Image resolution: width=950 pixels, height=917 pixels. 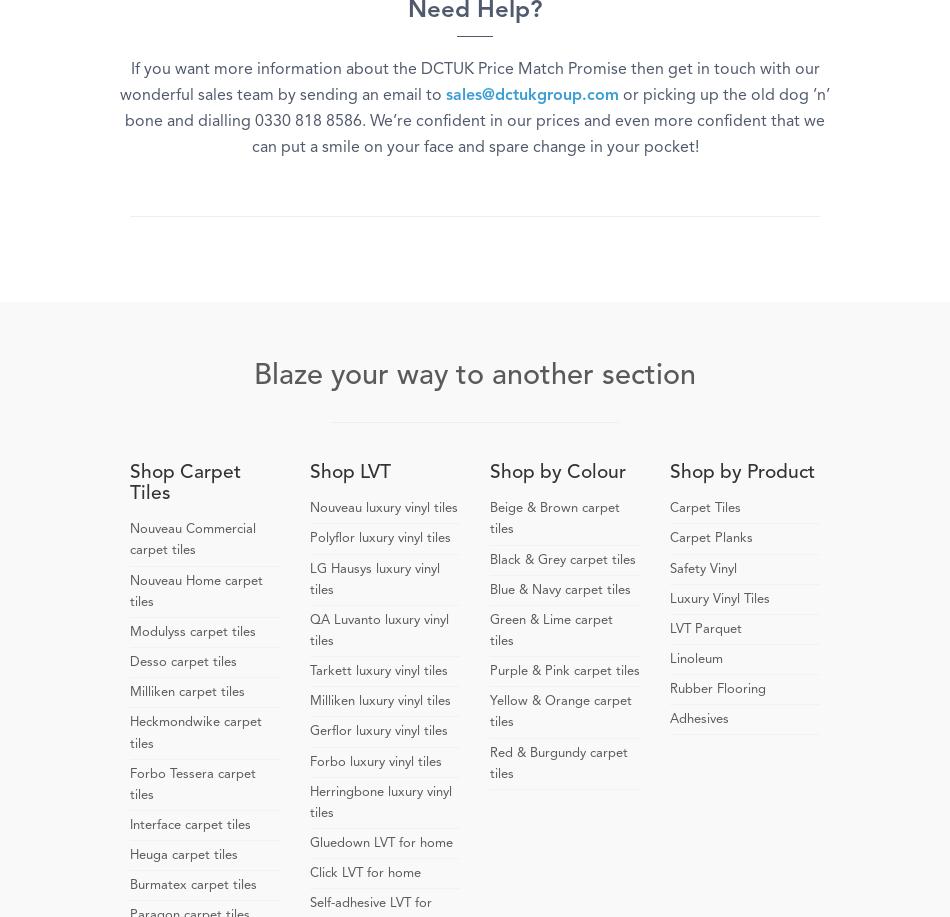 I want to click on 'Blaze your way to another section', so click(x=475, y=375).